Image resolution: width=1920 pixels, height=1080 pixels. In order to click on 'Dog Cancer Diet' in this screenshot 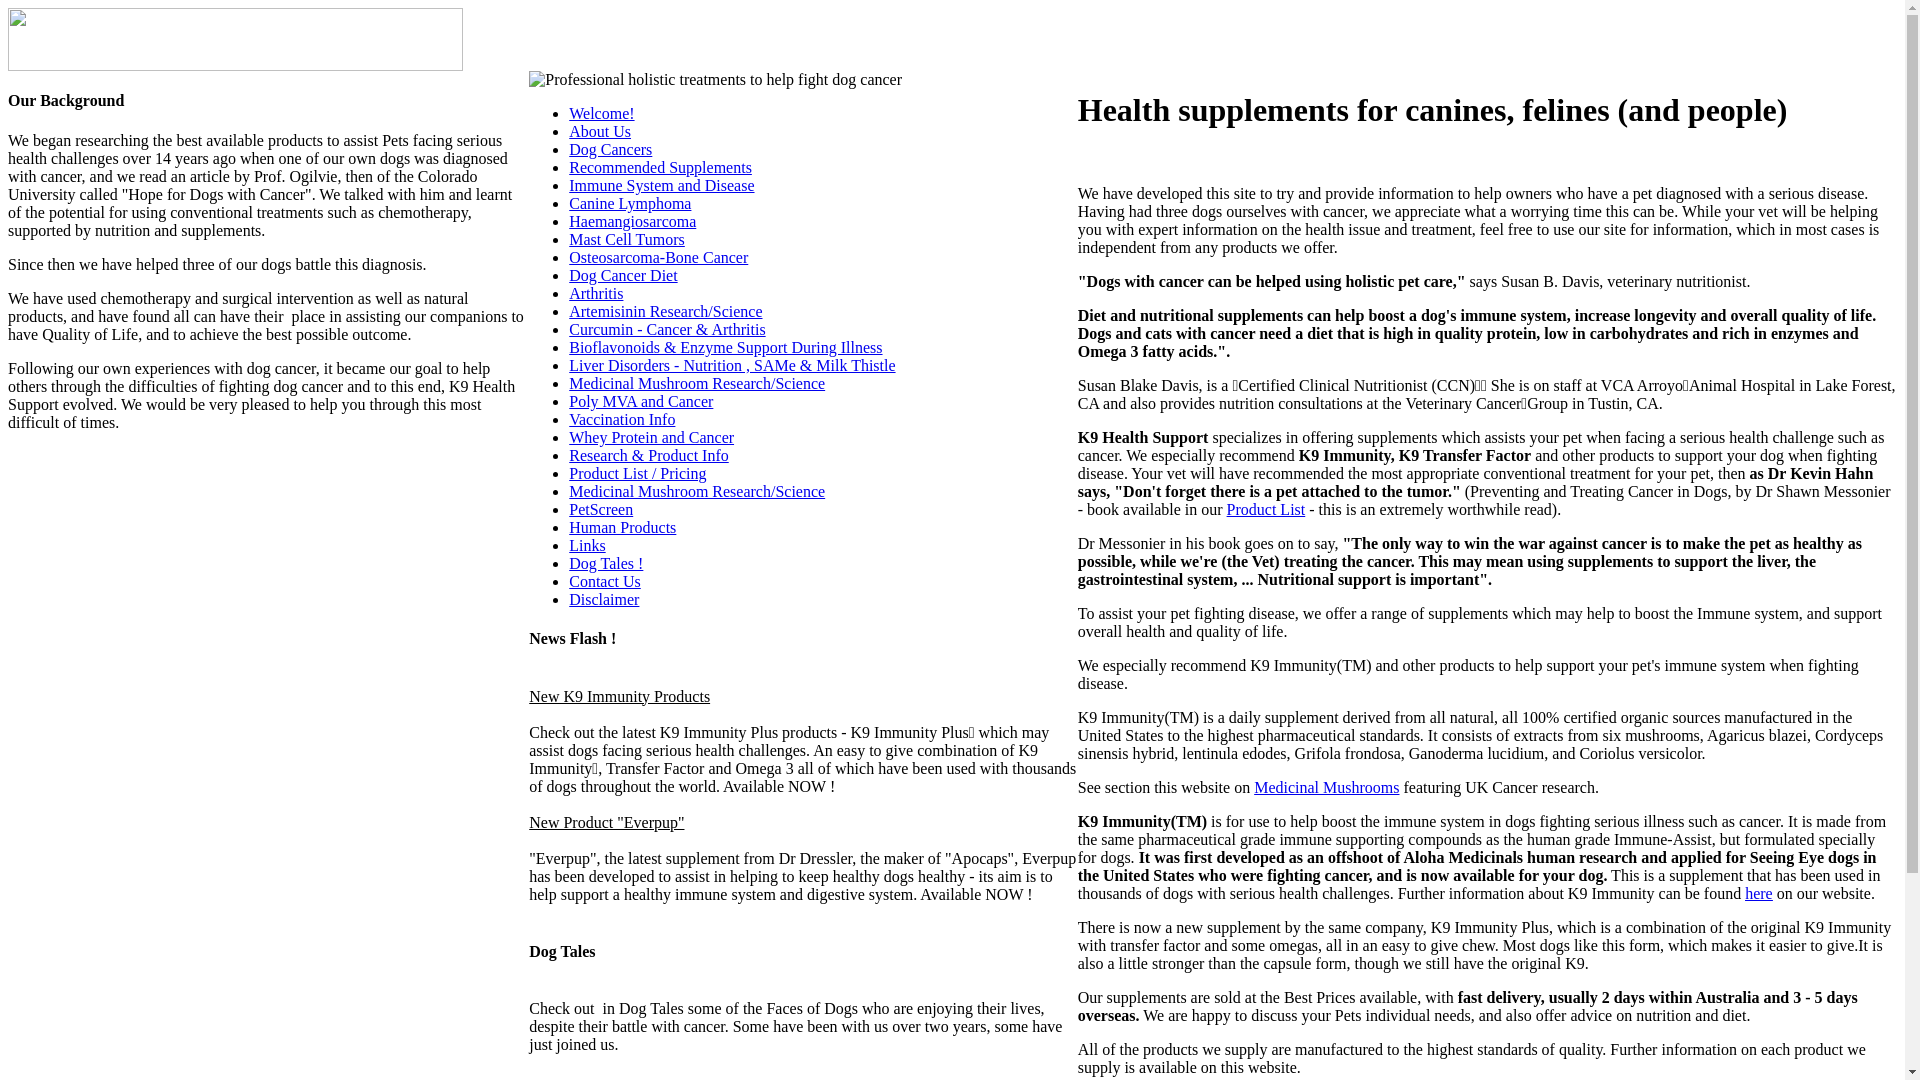, I will do `click(622, 275)`.